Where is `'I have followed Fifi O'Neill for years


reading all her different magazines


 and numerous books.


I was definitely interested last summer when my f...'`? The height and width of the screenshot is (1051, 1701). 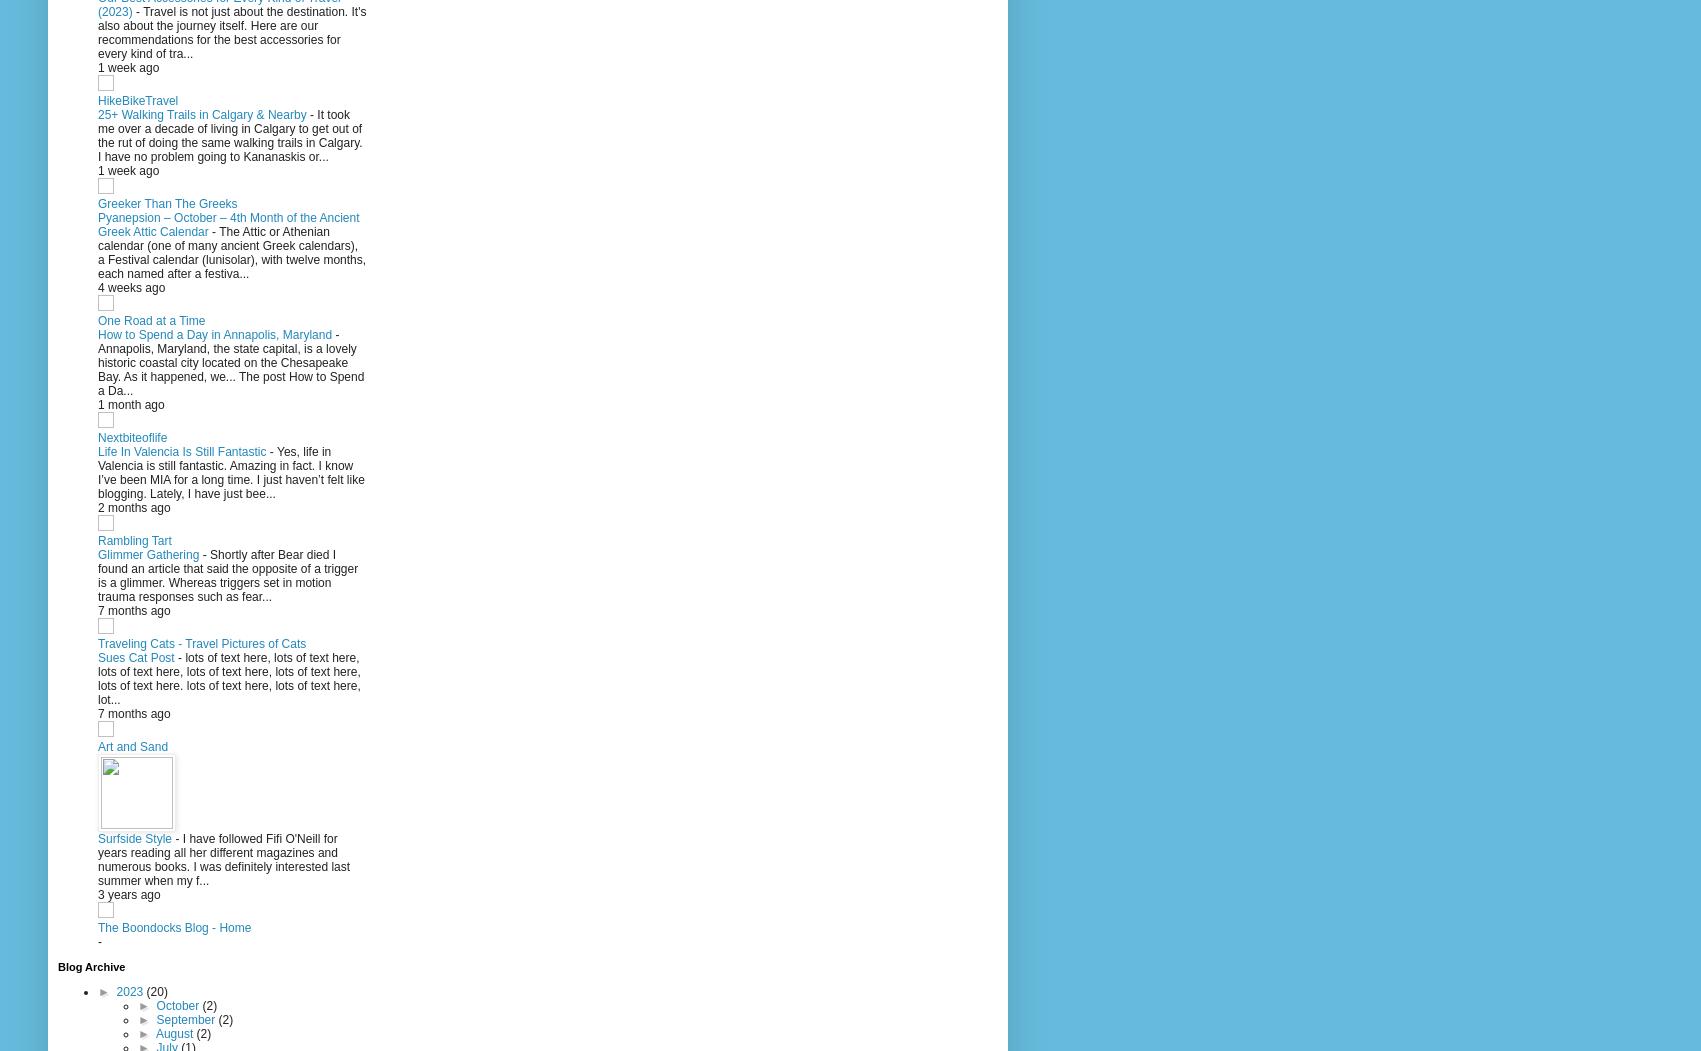
'I have followed Fifi O'Neill for years


reading all her different magazines


 and numerous books.


I was definitely interested last summer when my f...' is located at coordinates (223, 859).